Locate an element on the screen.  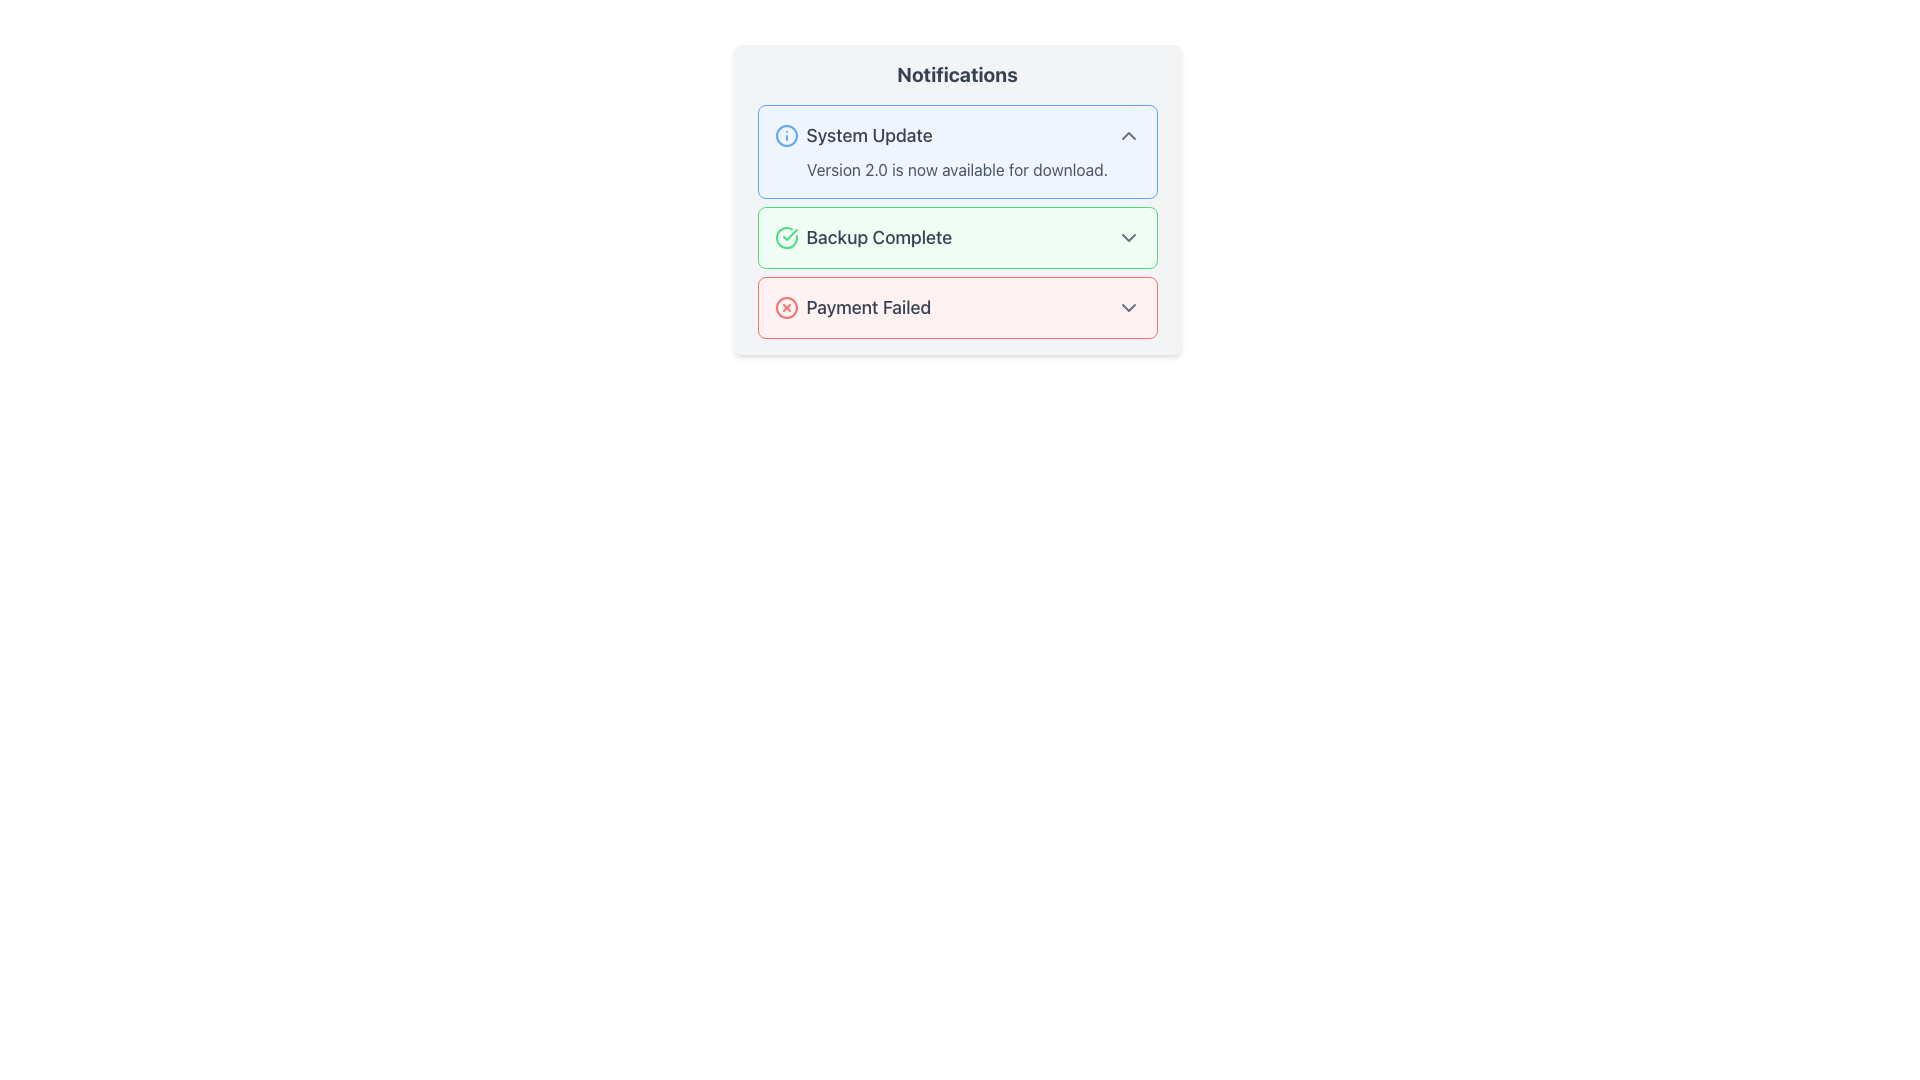
the green checkmark icon representing a successful action, which is part of the 'Backup Complete' notification is located at coordinates (789, 234).